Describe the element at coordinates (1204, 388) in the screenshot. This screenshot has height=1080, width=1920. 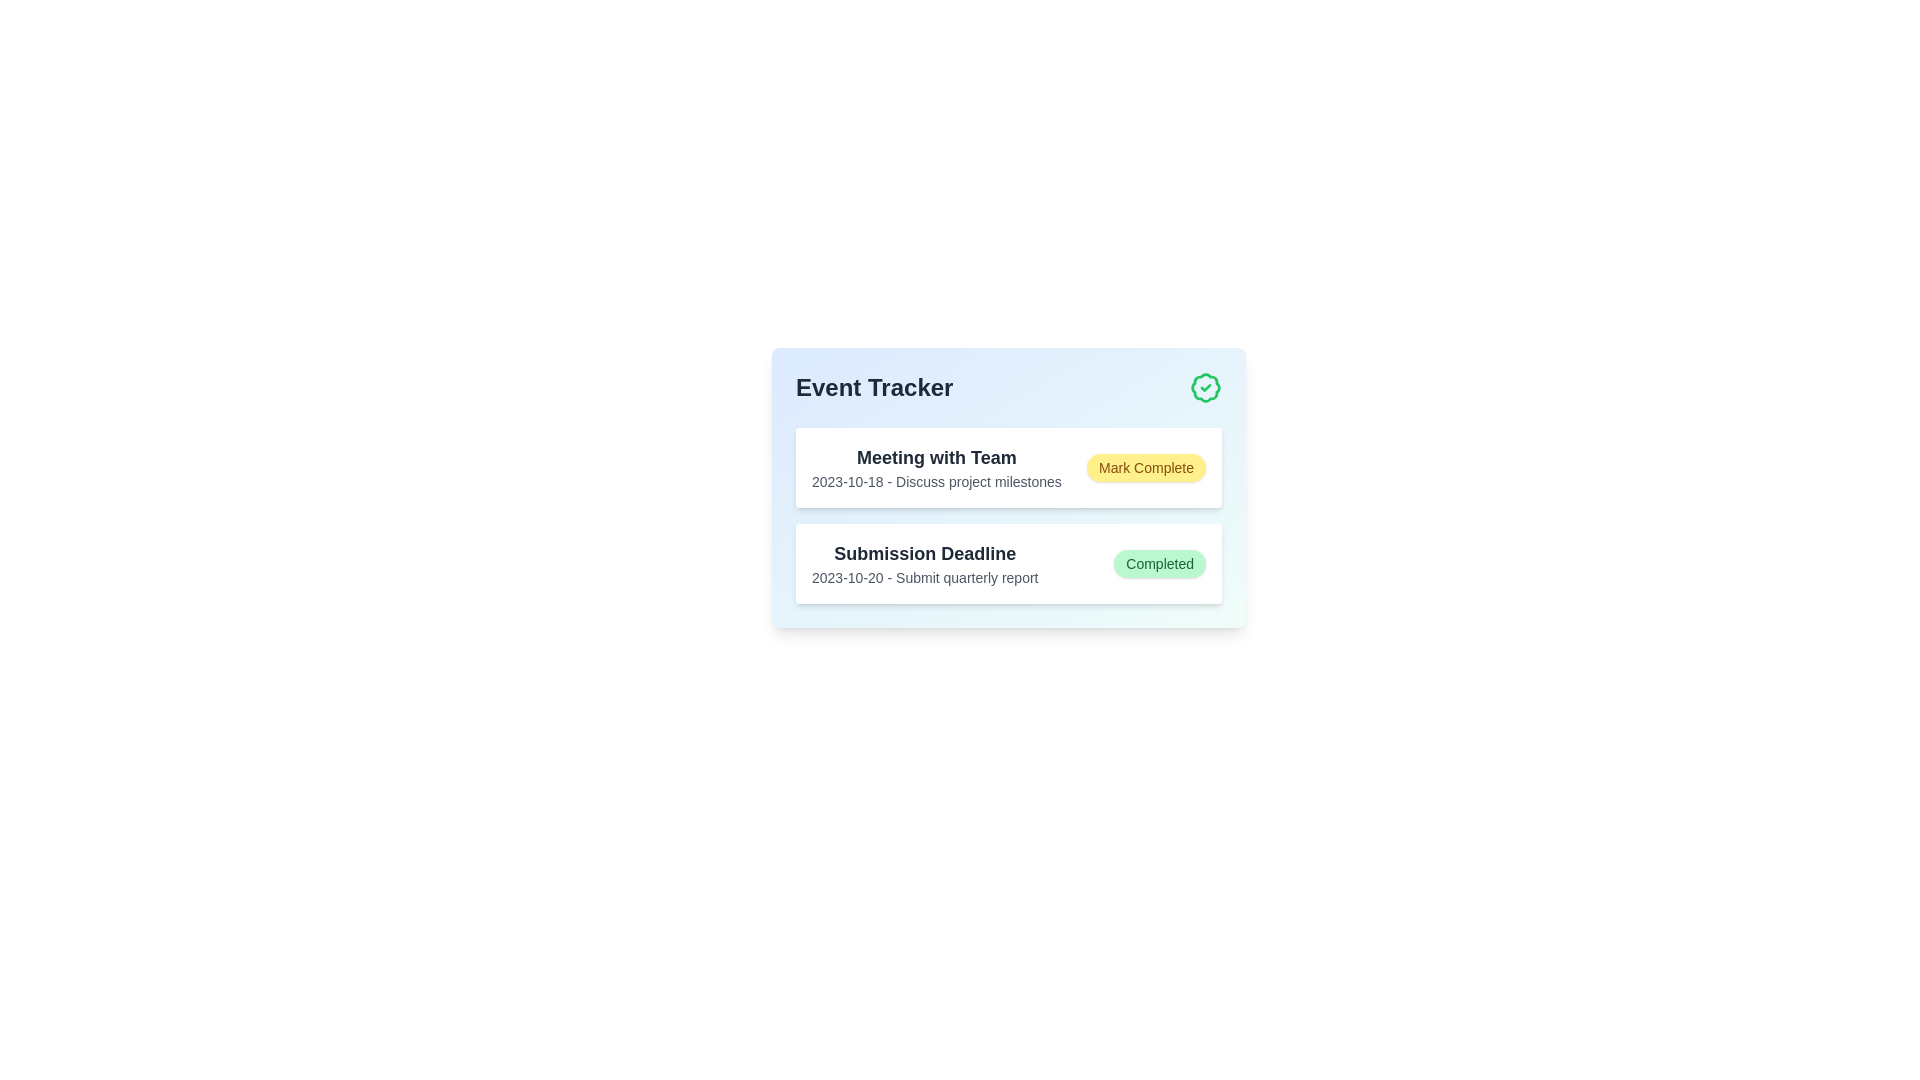
I see `the SVG graphical element with a circular design and green check mark, located in the top-right corner of the 'Event Tracker' card` at that location.